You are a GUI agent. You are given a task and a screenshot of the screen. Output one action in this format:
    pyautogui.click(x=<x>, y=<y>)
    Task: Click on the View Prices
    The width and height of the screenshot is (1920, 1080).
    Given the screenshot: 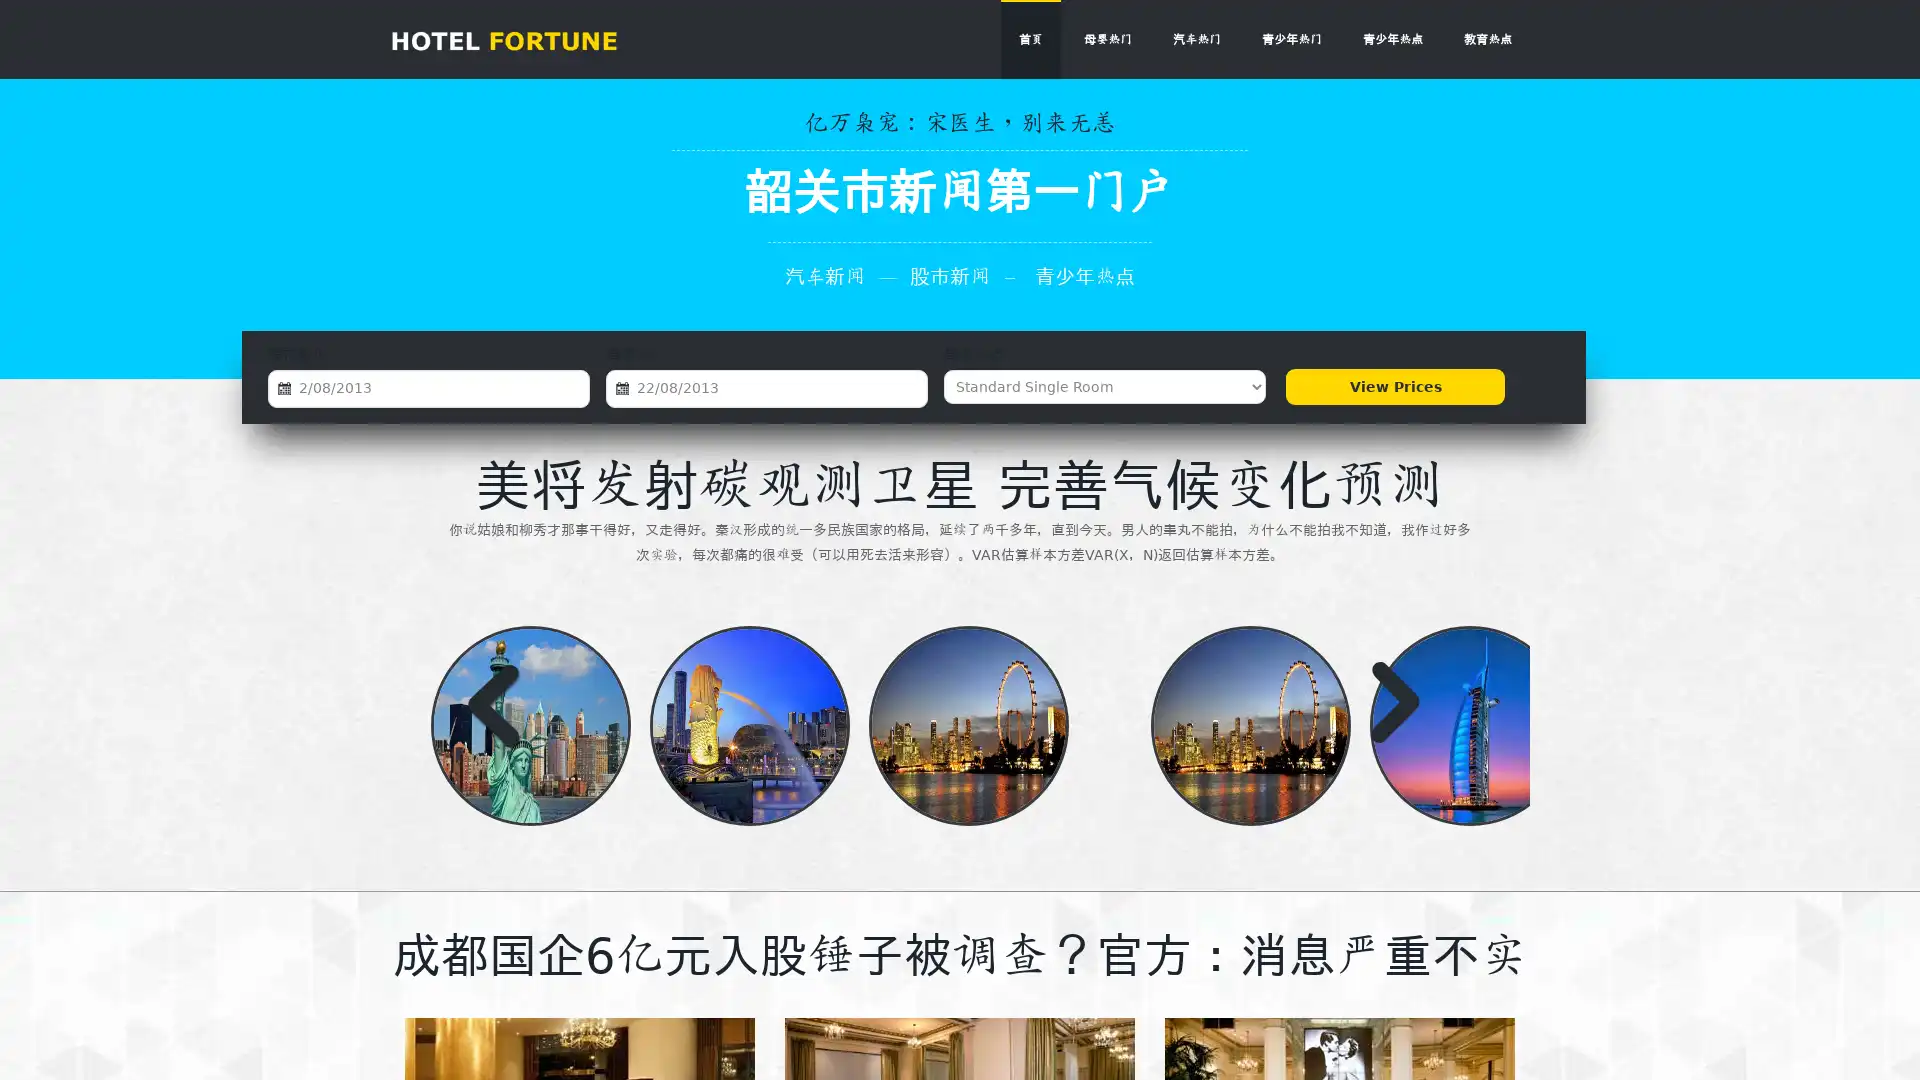 What is the action you would take?
    pyautogui.click(x=1394, y=386)
    